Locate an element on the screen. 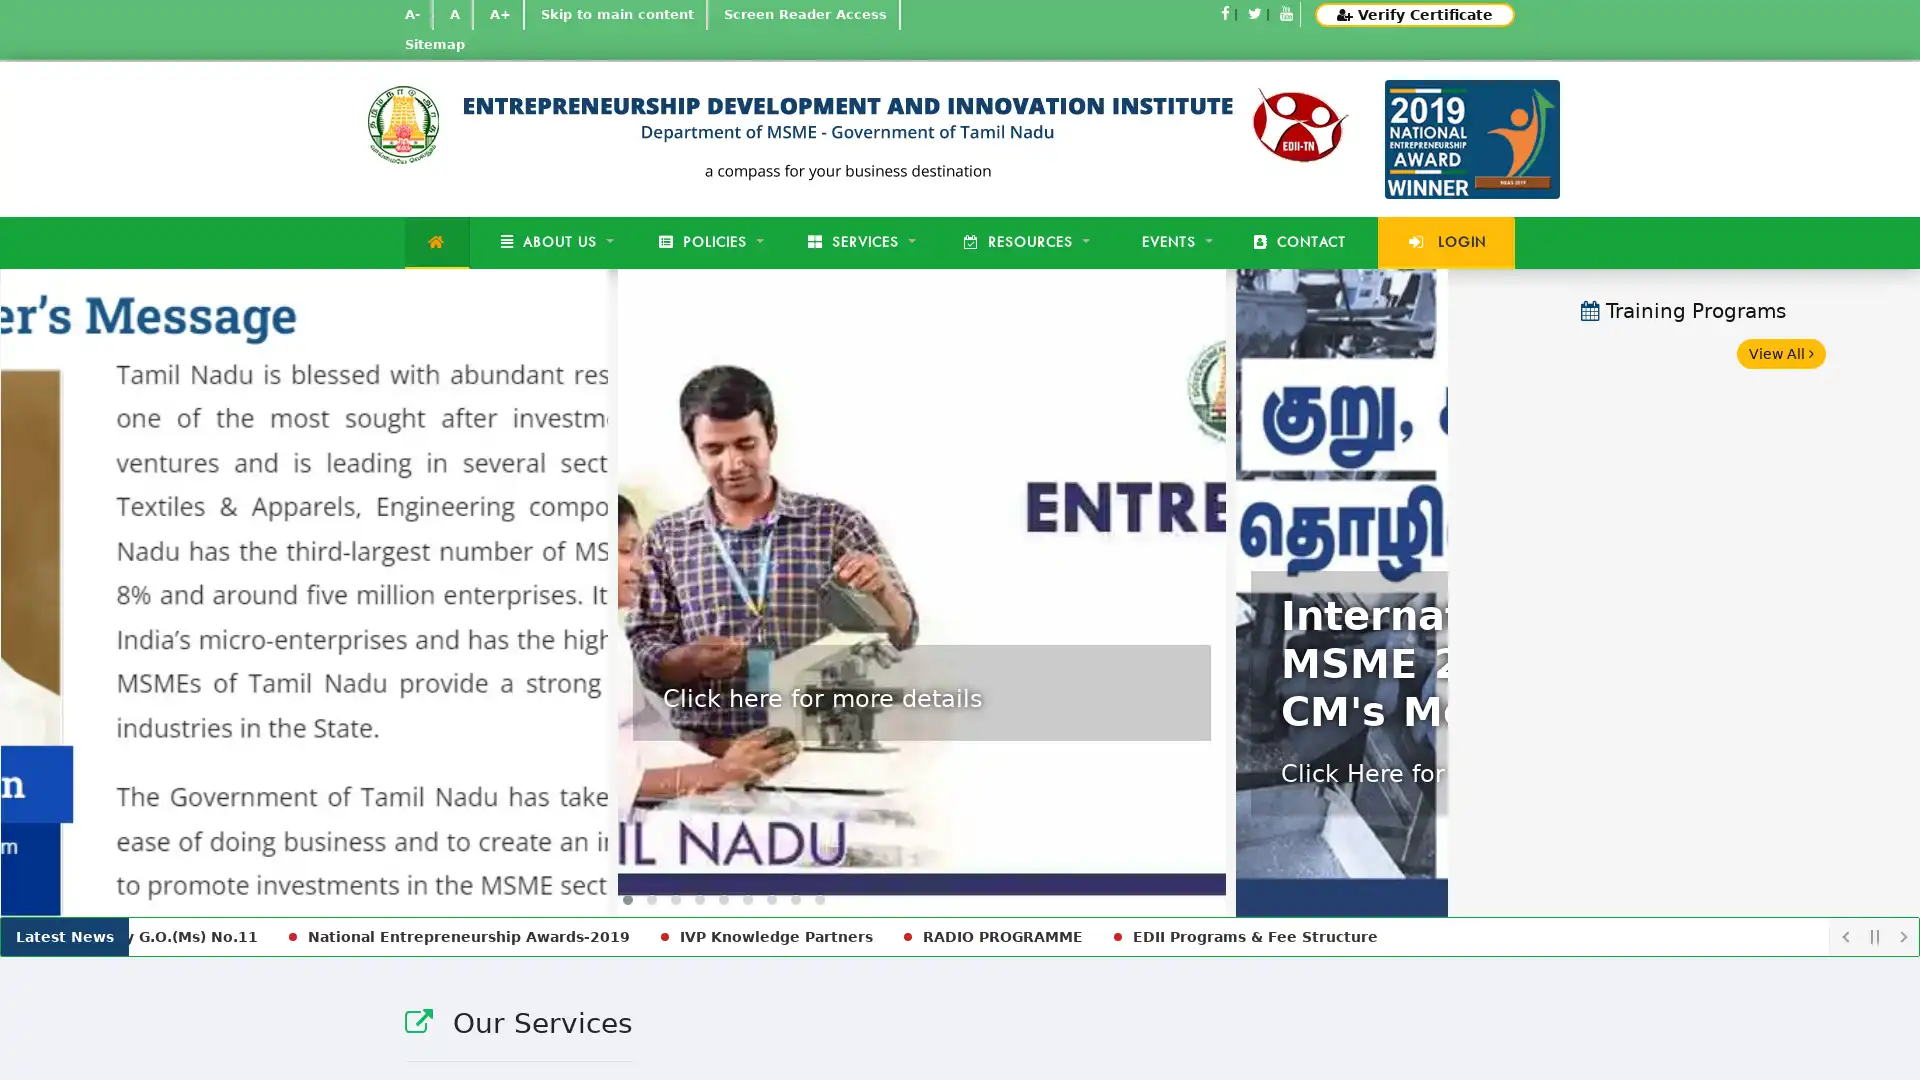  Next is located at coordinates (1405, 571).